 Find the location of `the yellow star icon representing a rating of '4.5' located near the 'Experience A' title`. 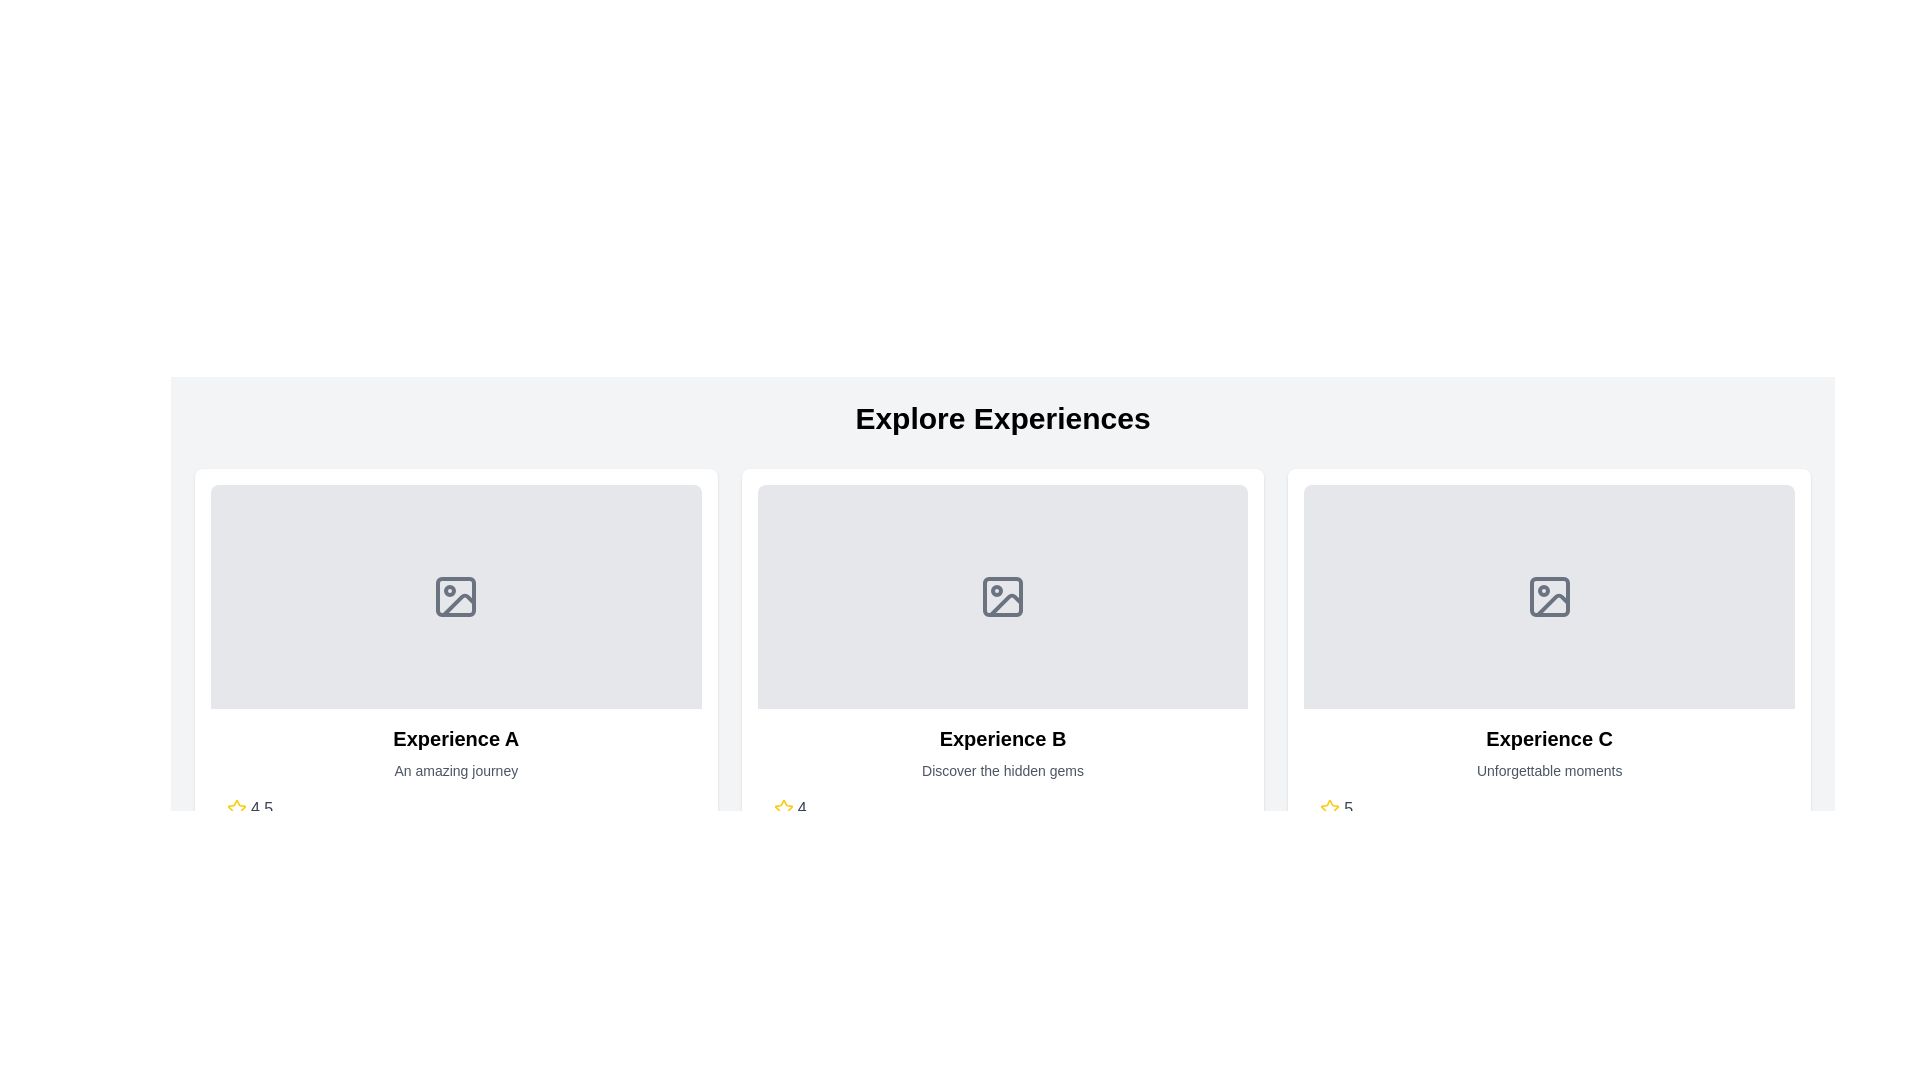

the yellow star icon representing a rating of '4.5' located near the 'Experience A' title is located at coordinates (236, 808).